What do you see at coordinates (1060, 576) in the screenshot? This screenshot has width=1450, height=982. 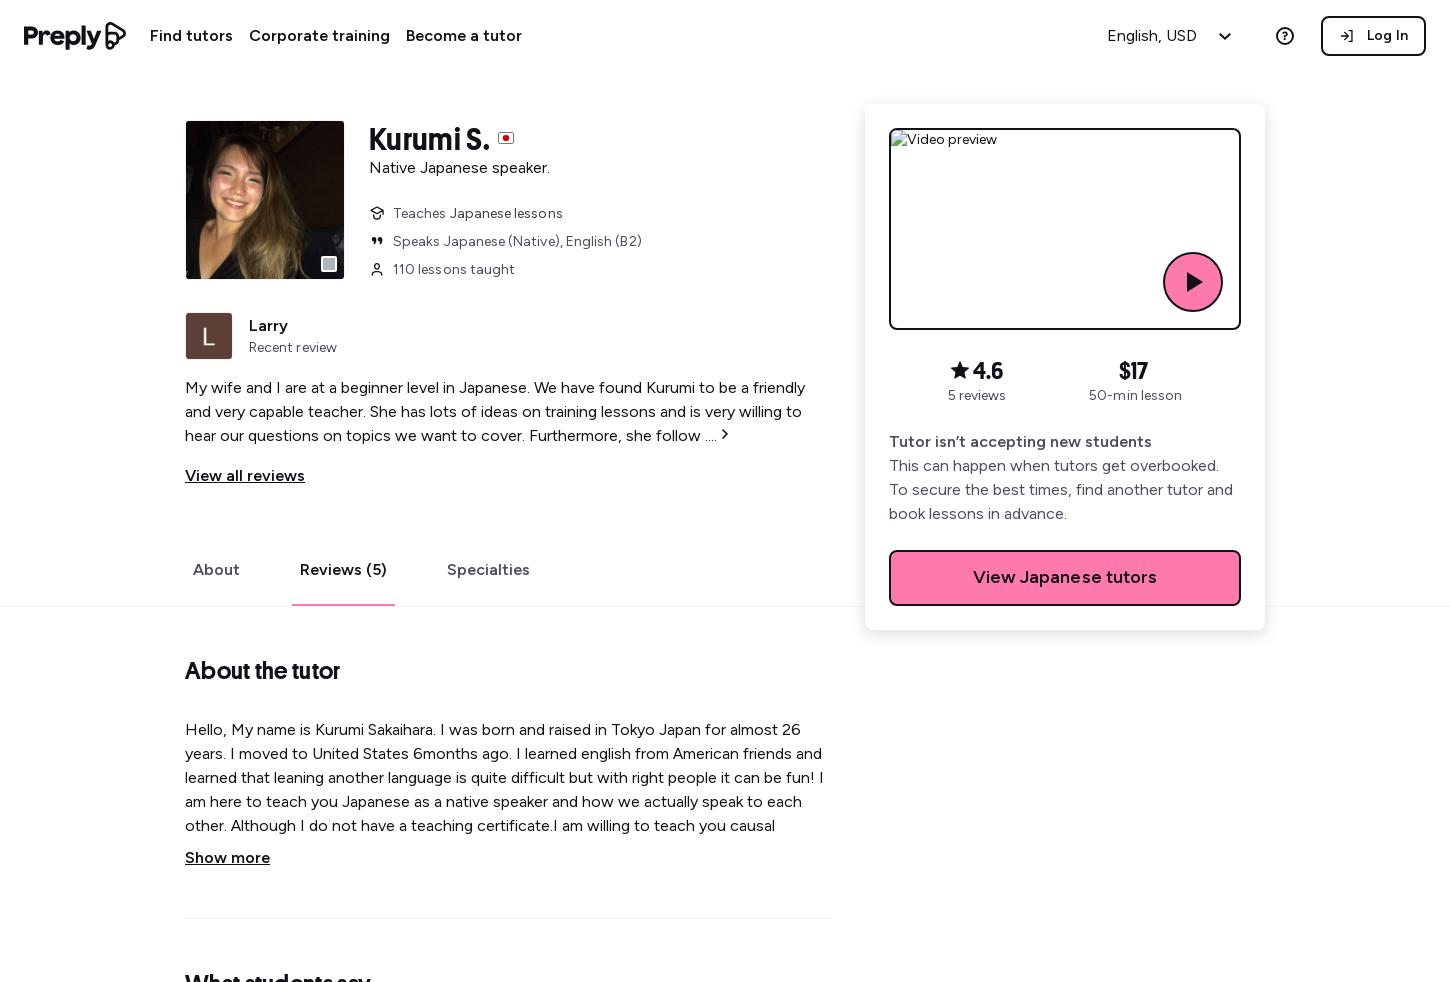 I see `'Japanese'` at bounding box center [1060, 576].